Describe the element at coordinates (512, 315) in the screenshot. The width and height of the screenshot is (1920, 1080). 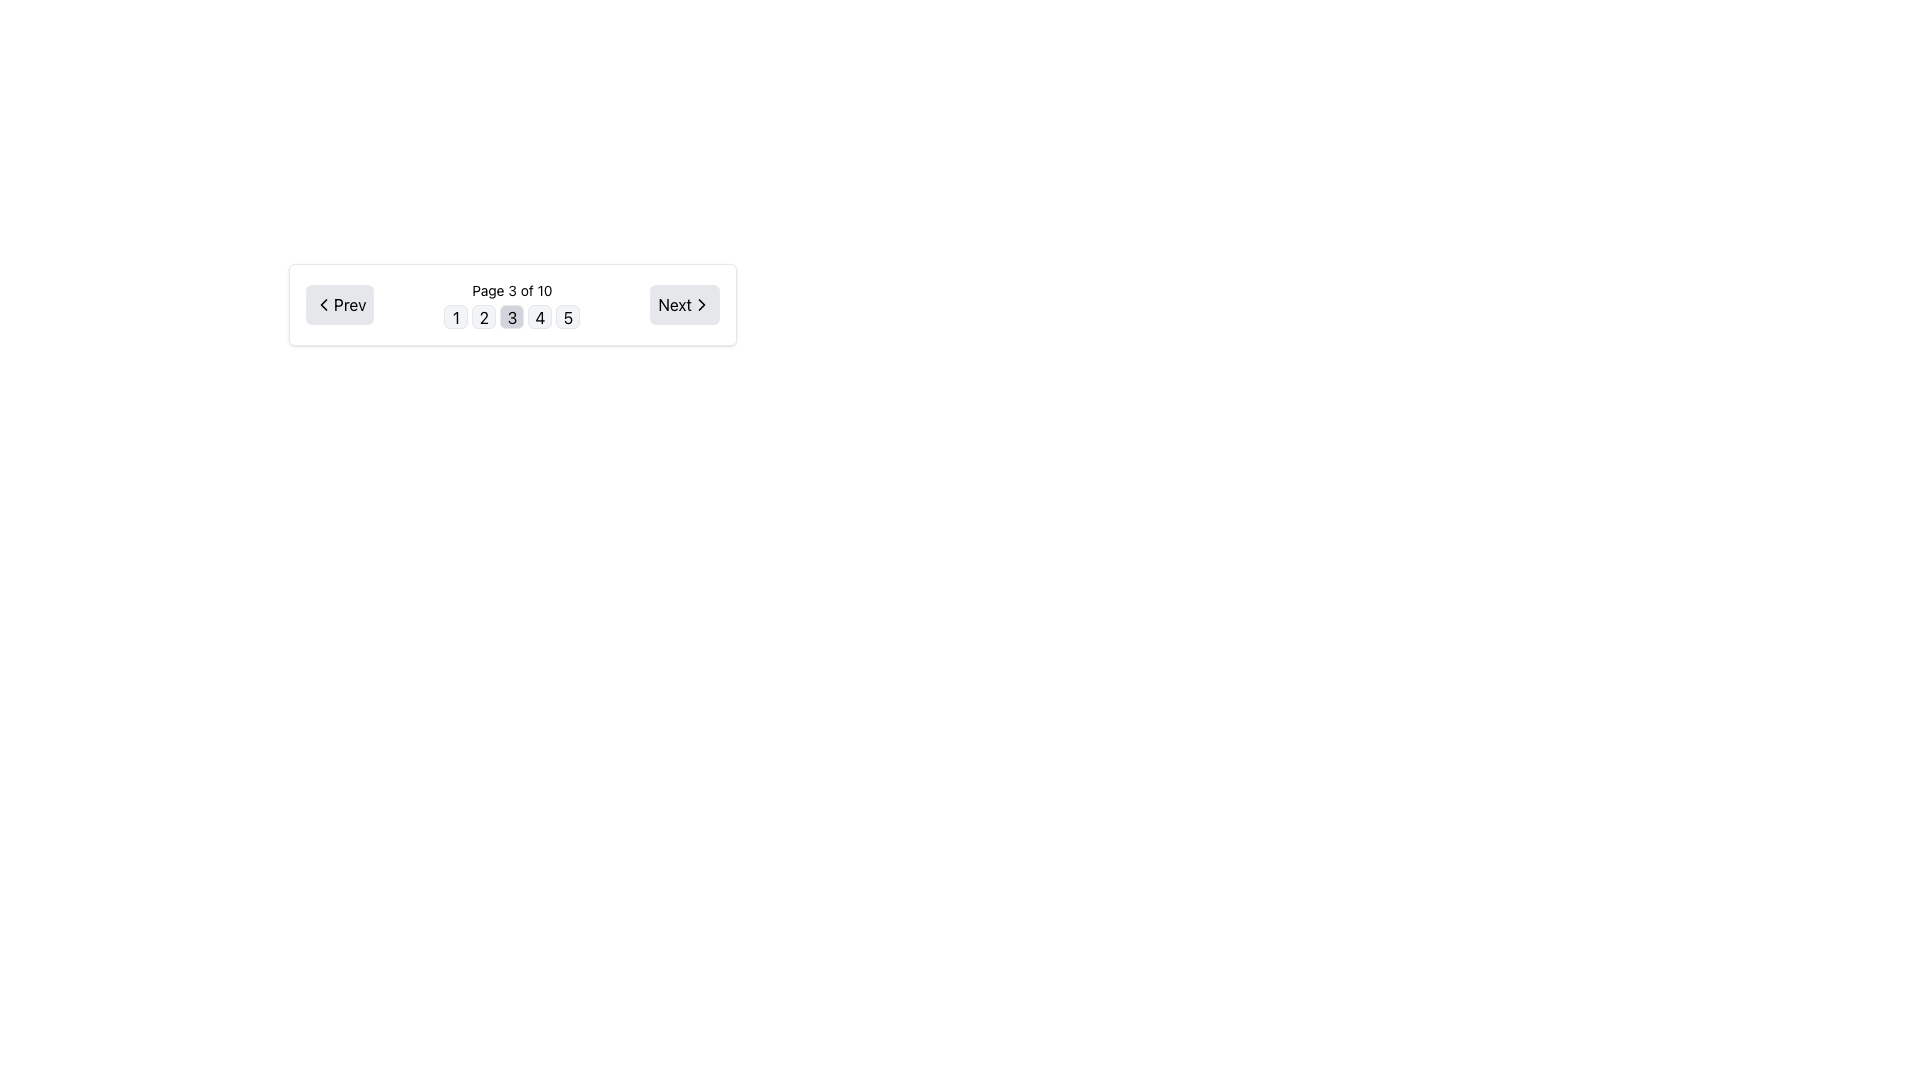
I see `the square button with a light gray background and the number '3' centered in black text` at that location.